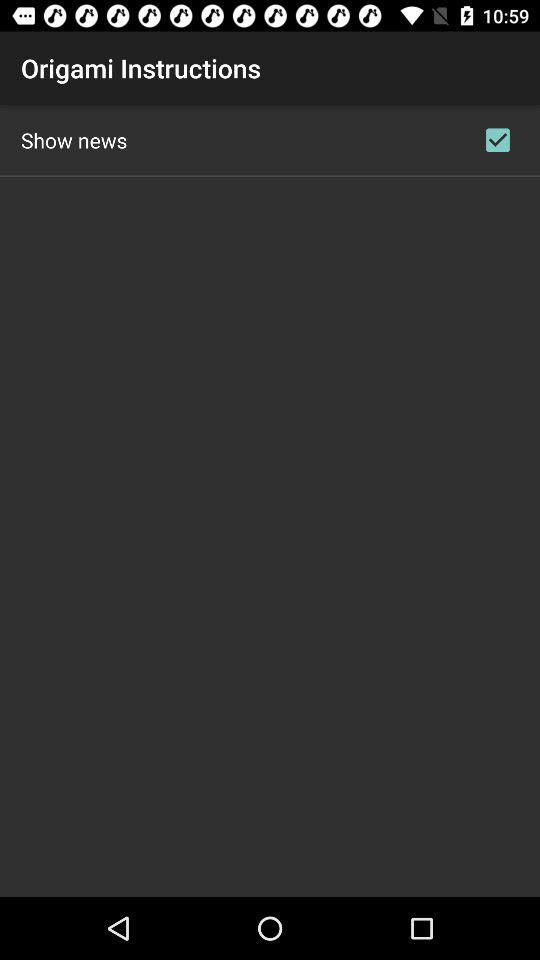  I want to click on the item to the right of the show news app, so click(496, 139).